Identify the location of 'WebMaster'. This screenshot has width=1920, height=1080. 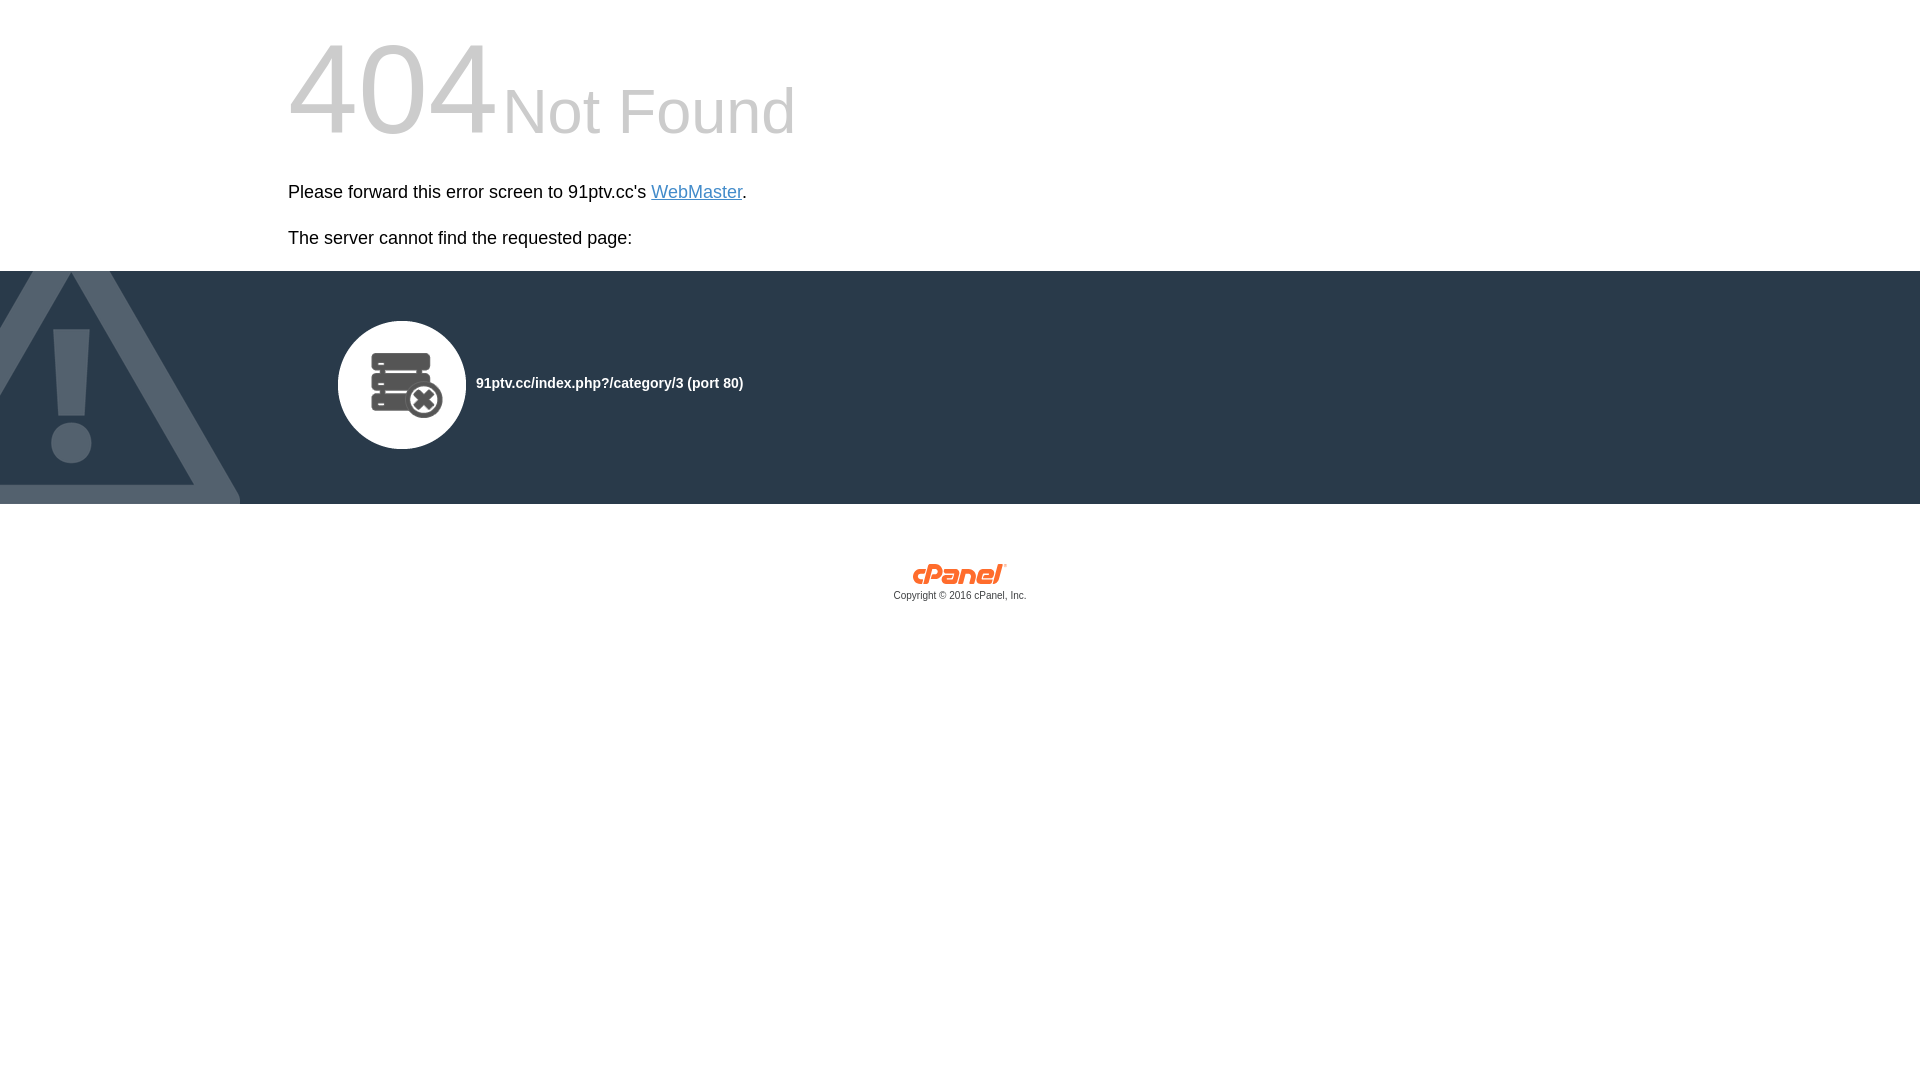
(696, 192).